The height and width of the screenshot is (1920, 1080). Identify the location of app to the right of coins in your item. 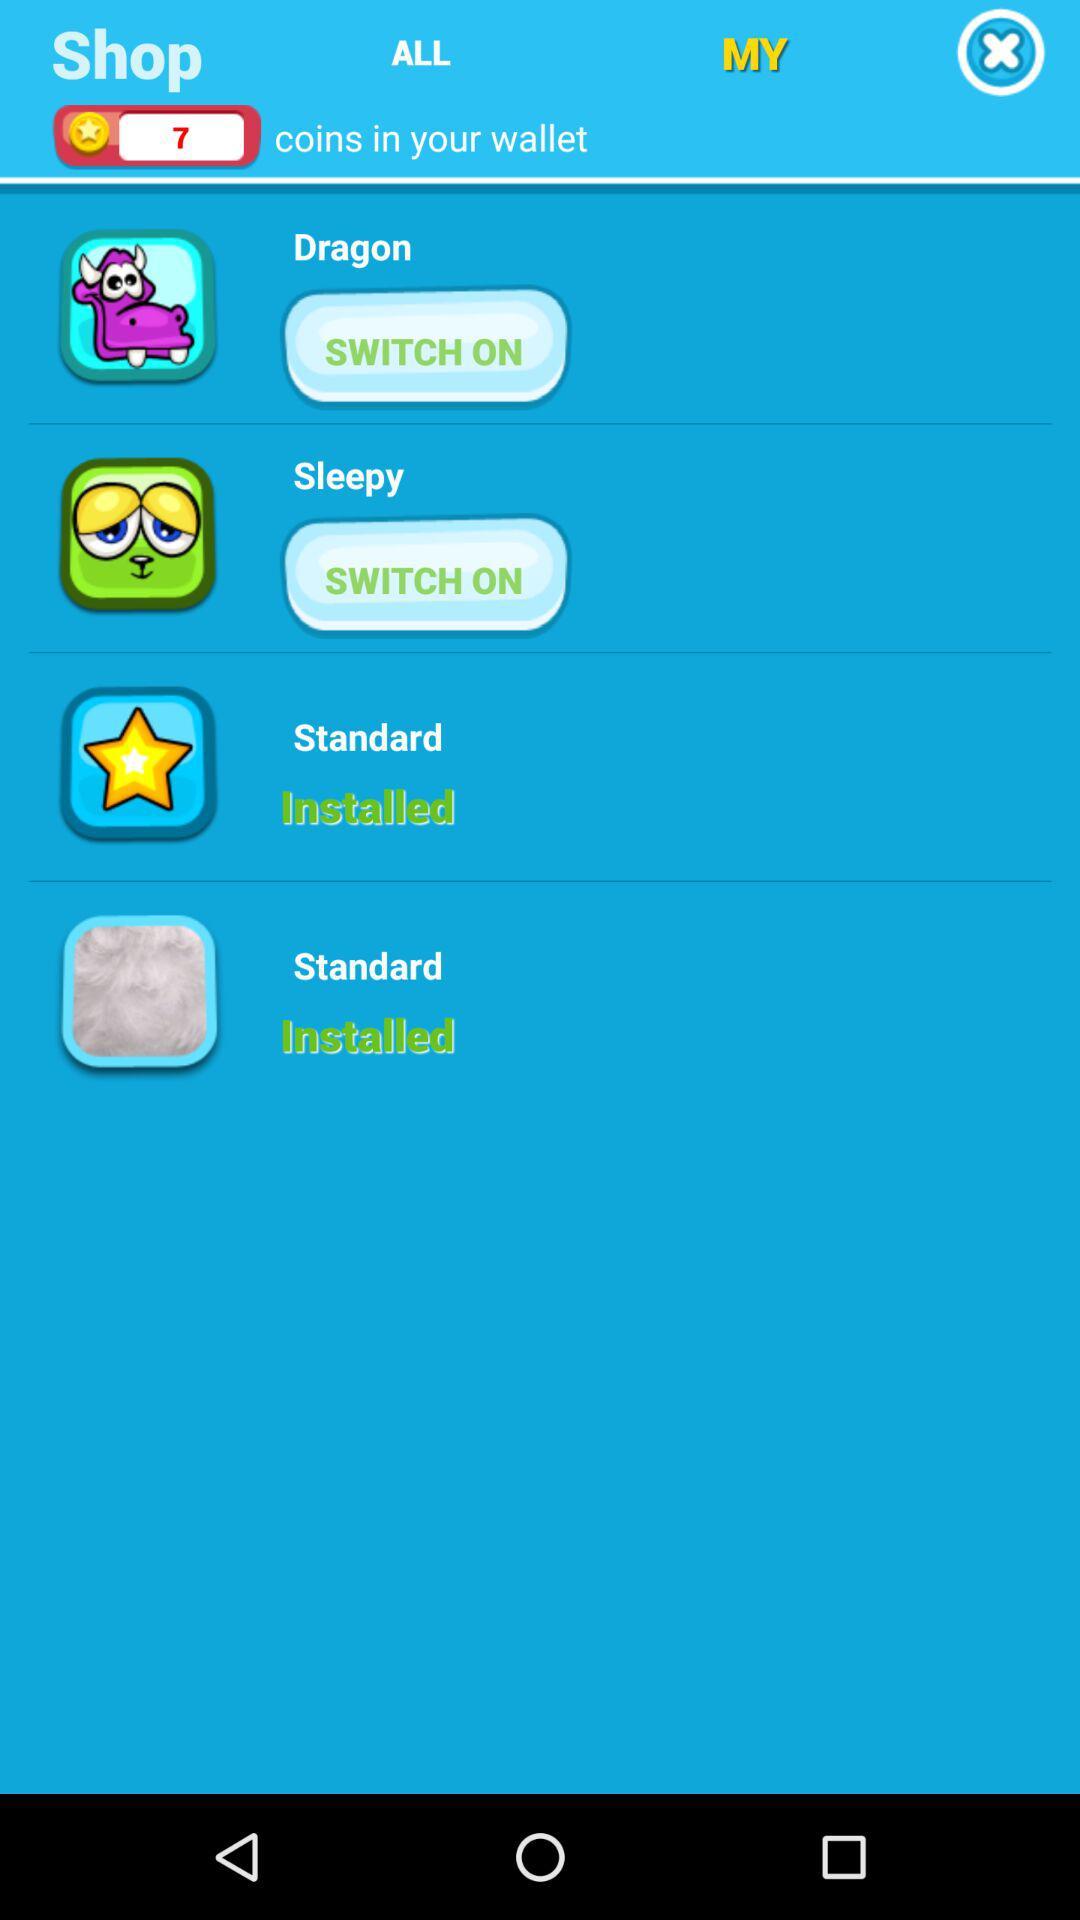
(754, 52).